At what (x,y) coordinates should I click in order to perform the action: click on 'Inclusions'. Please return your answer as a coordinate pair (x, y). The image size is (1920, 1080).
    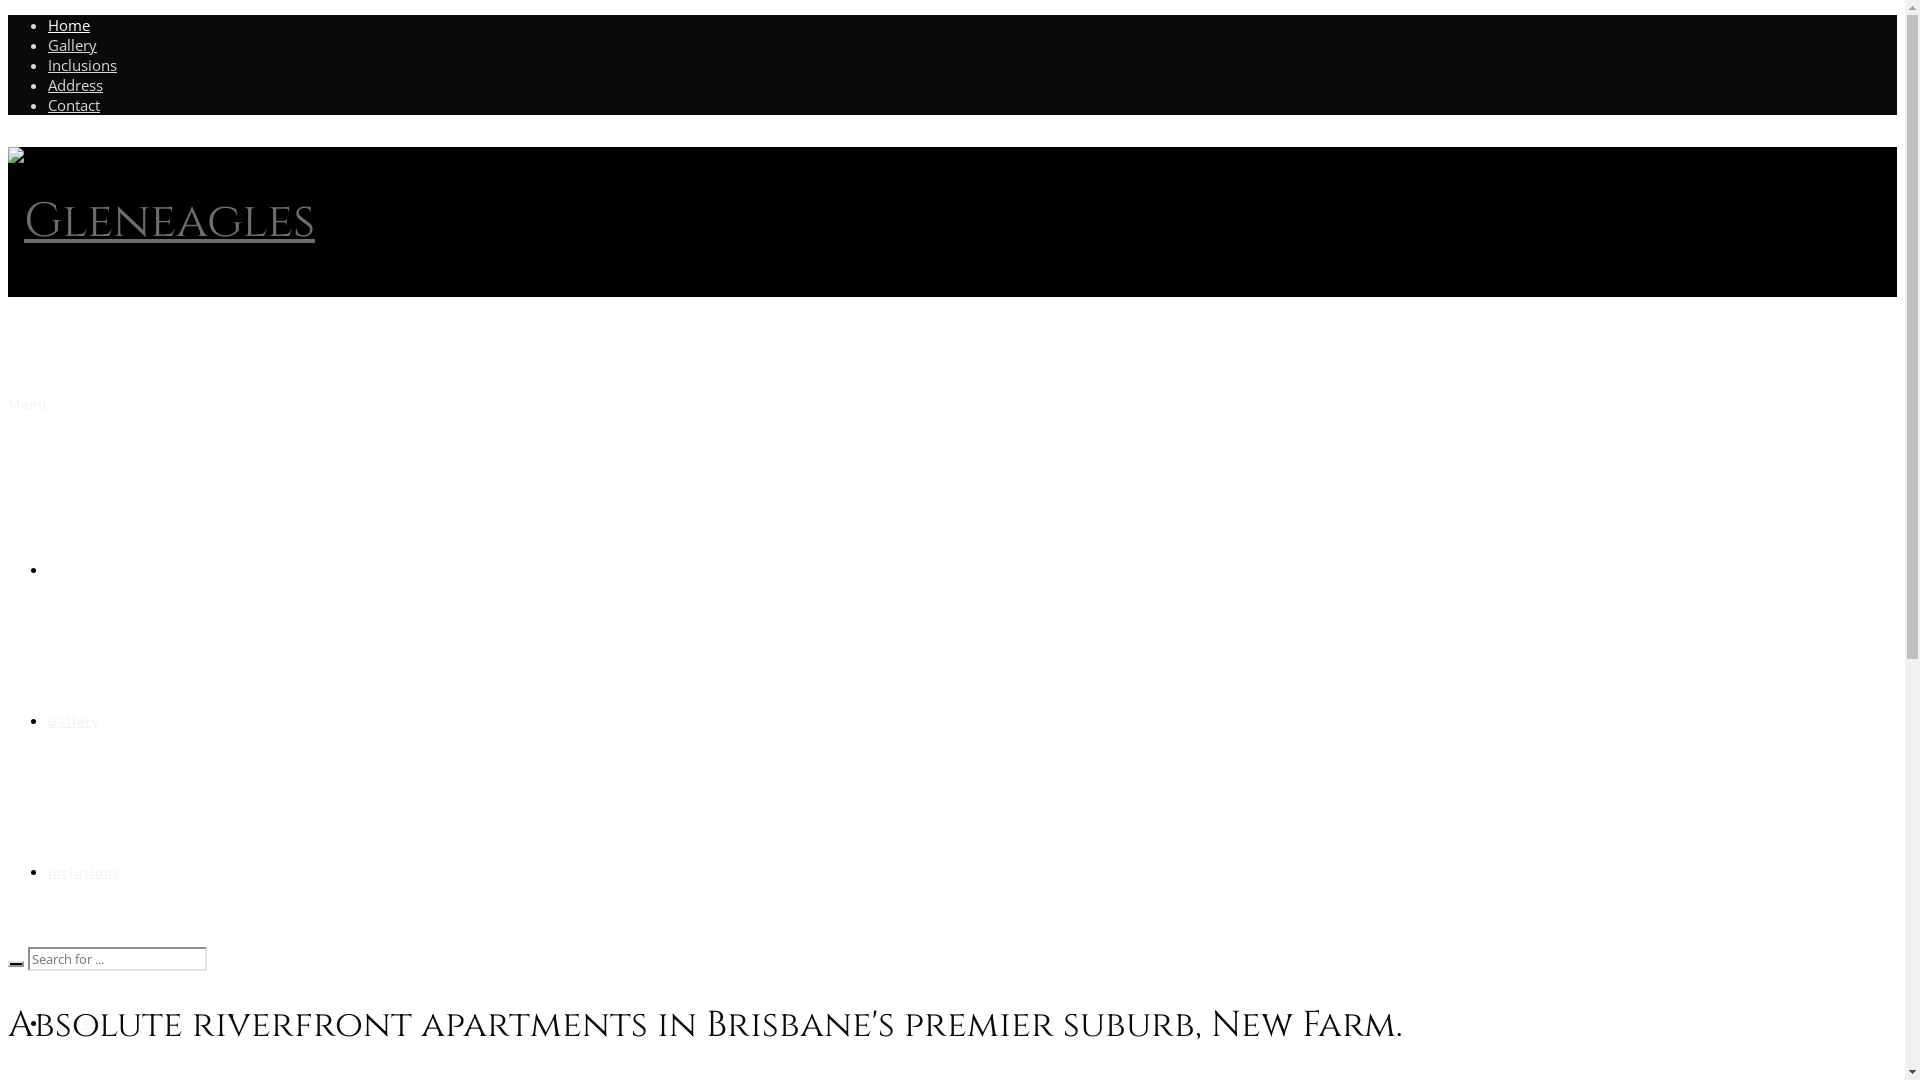
    Looking at the image, I should click on (48, 870).